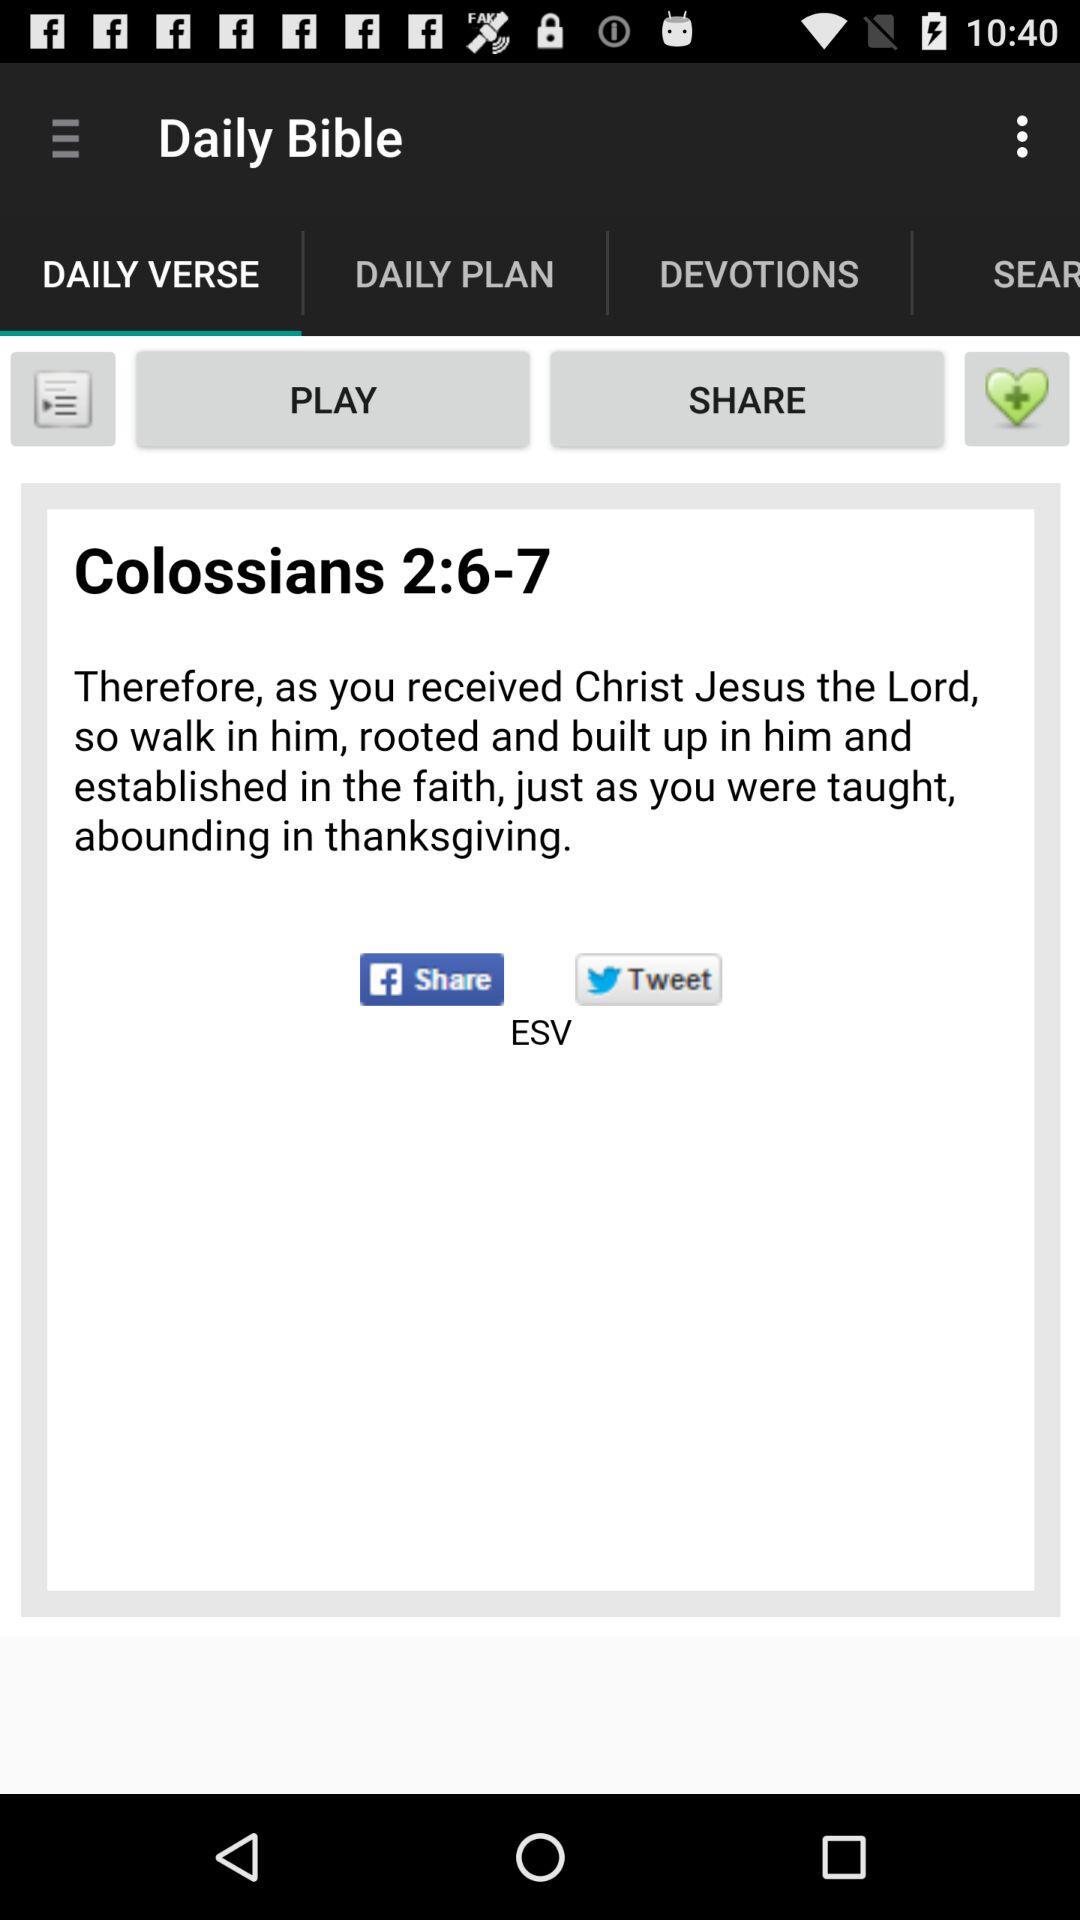  I want to click on this passage, so click(1017, 398).